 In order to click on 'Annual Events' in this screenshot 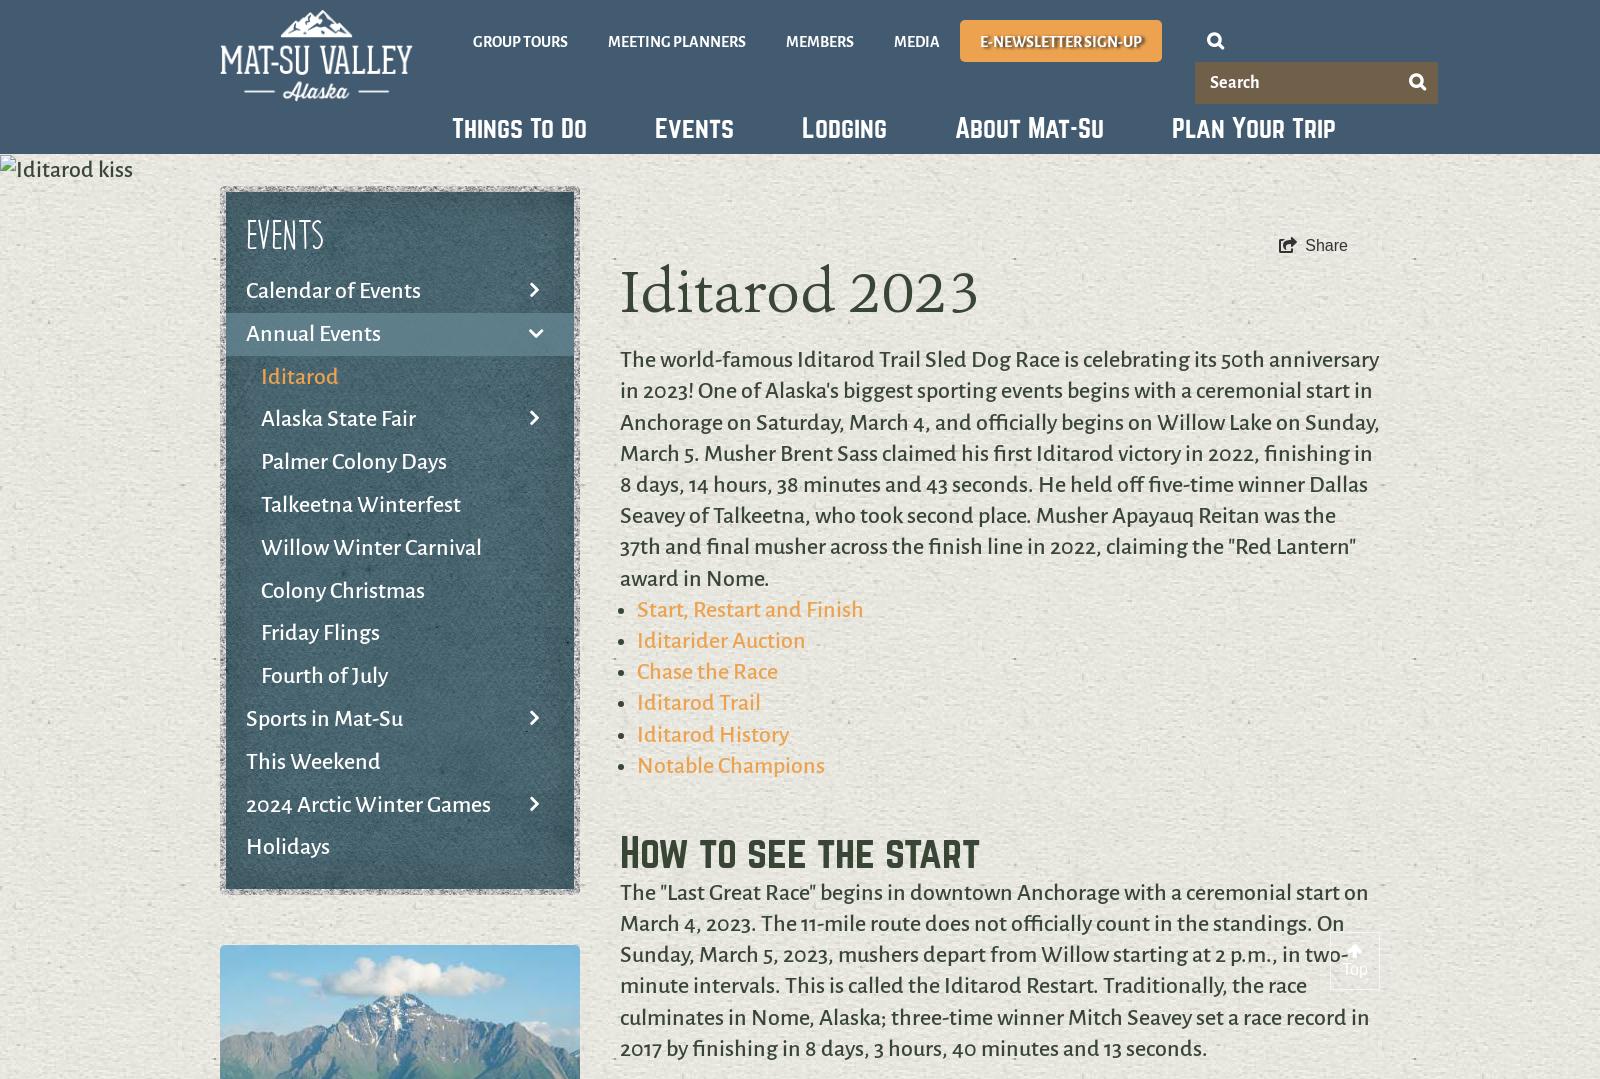, I will do `click(313, 332)`.